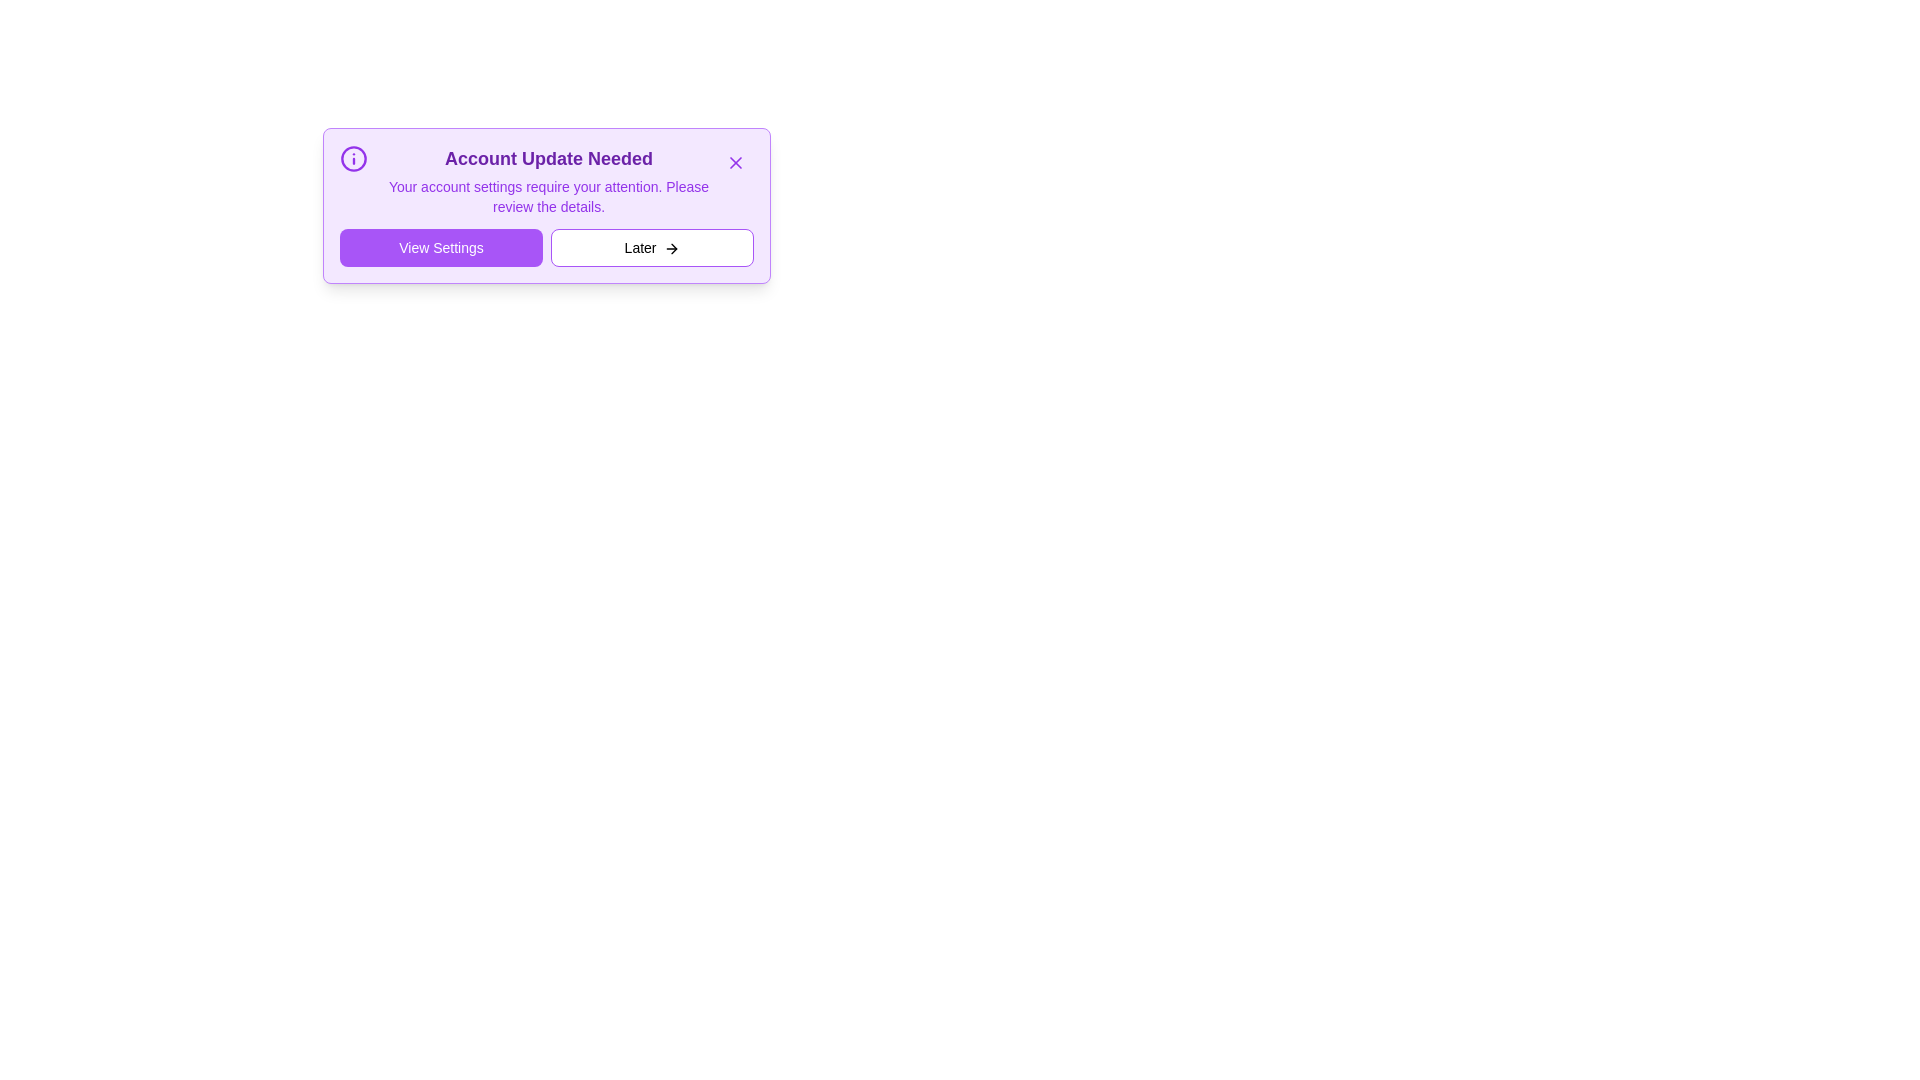 The width and height of the screenshot is (1920, 1080). I want to click on close button to dismiss the alert, so click(734, 161).